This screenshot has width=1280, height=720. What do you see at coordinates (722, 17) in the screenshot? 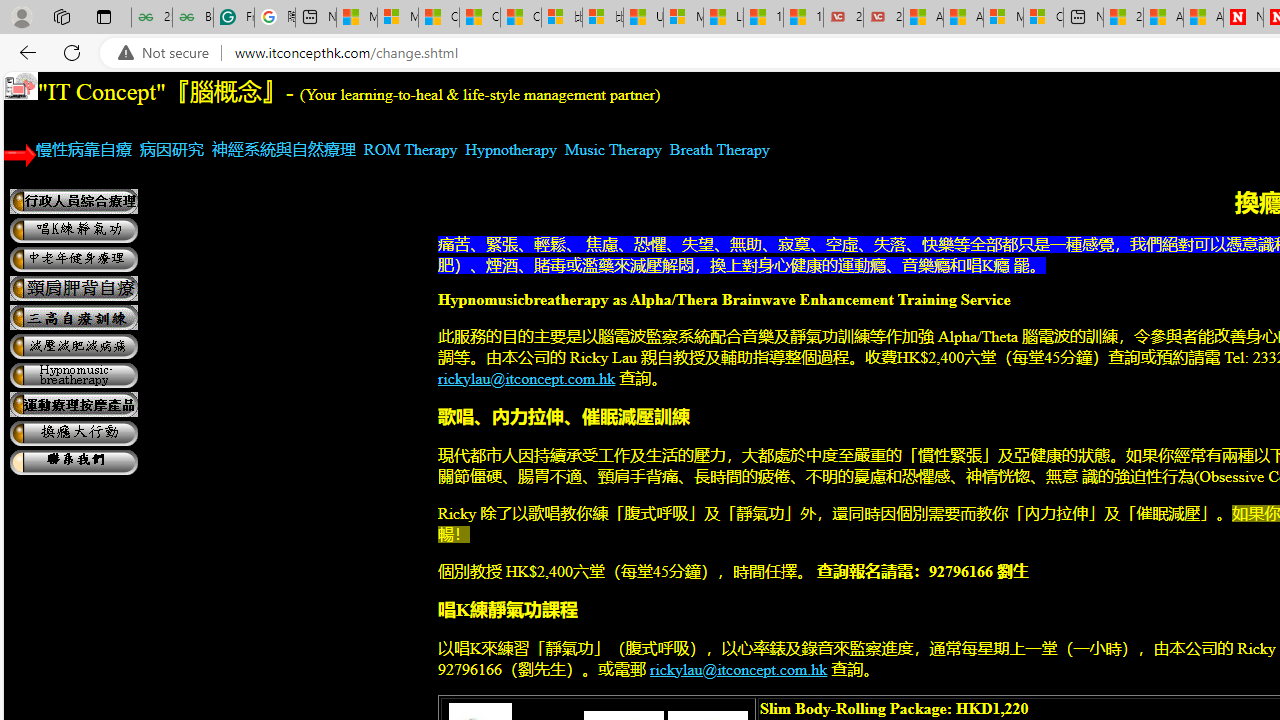
I see `'Lifestyle - MSN'` at bounding box center [722, 17].